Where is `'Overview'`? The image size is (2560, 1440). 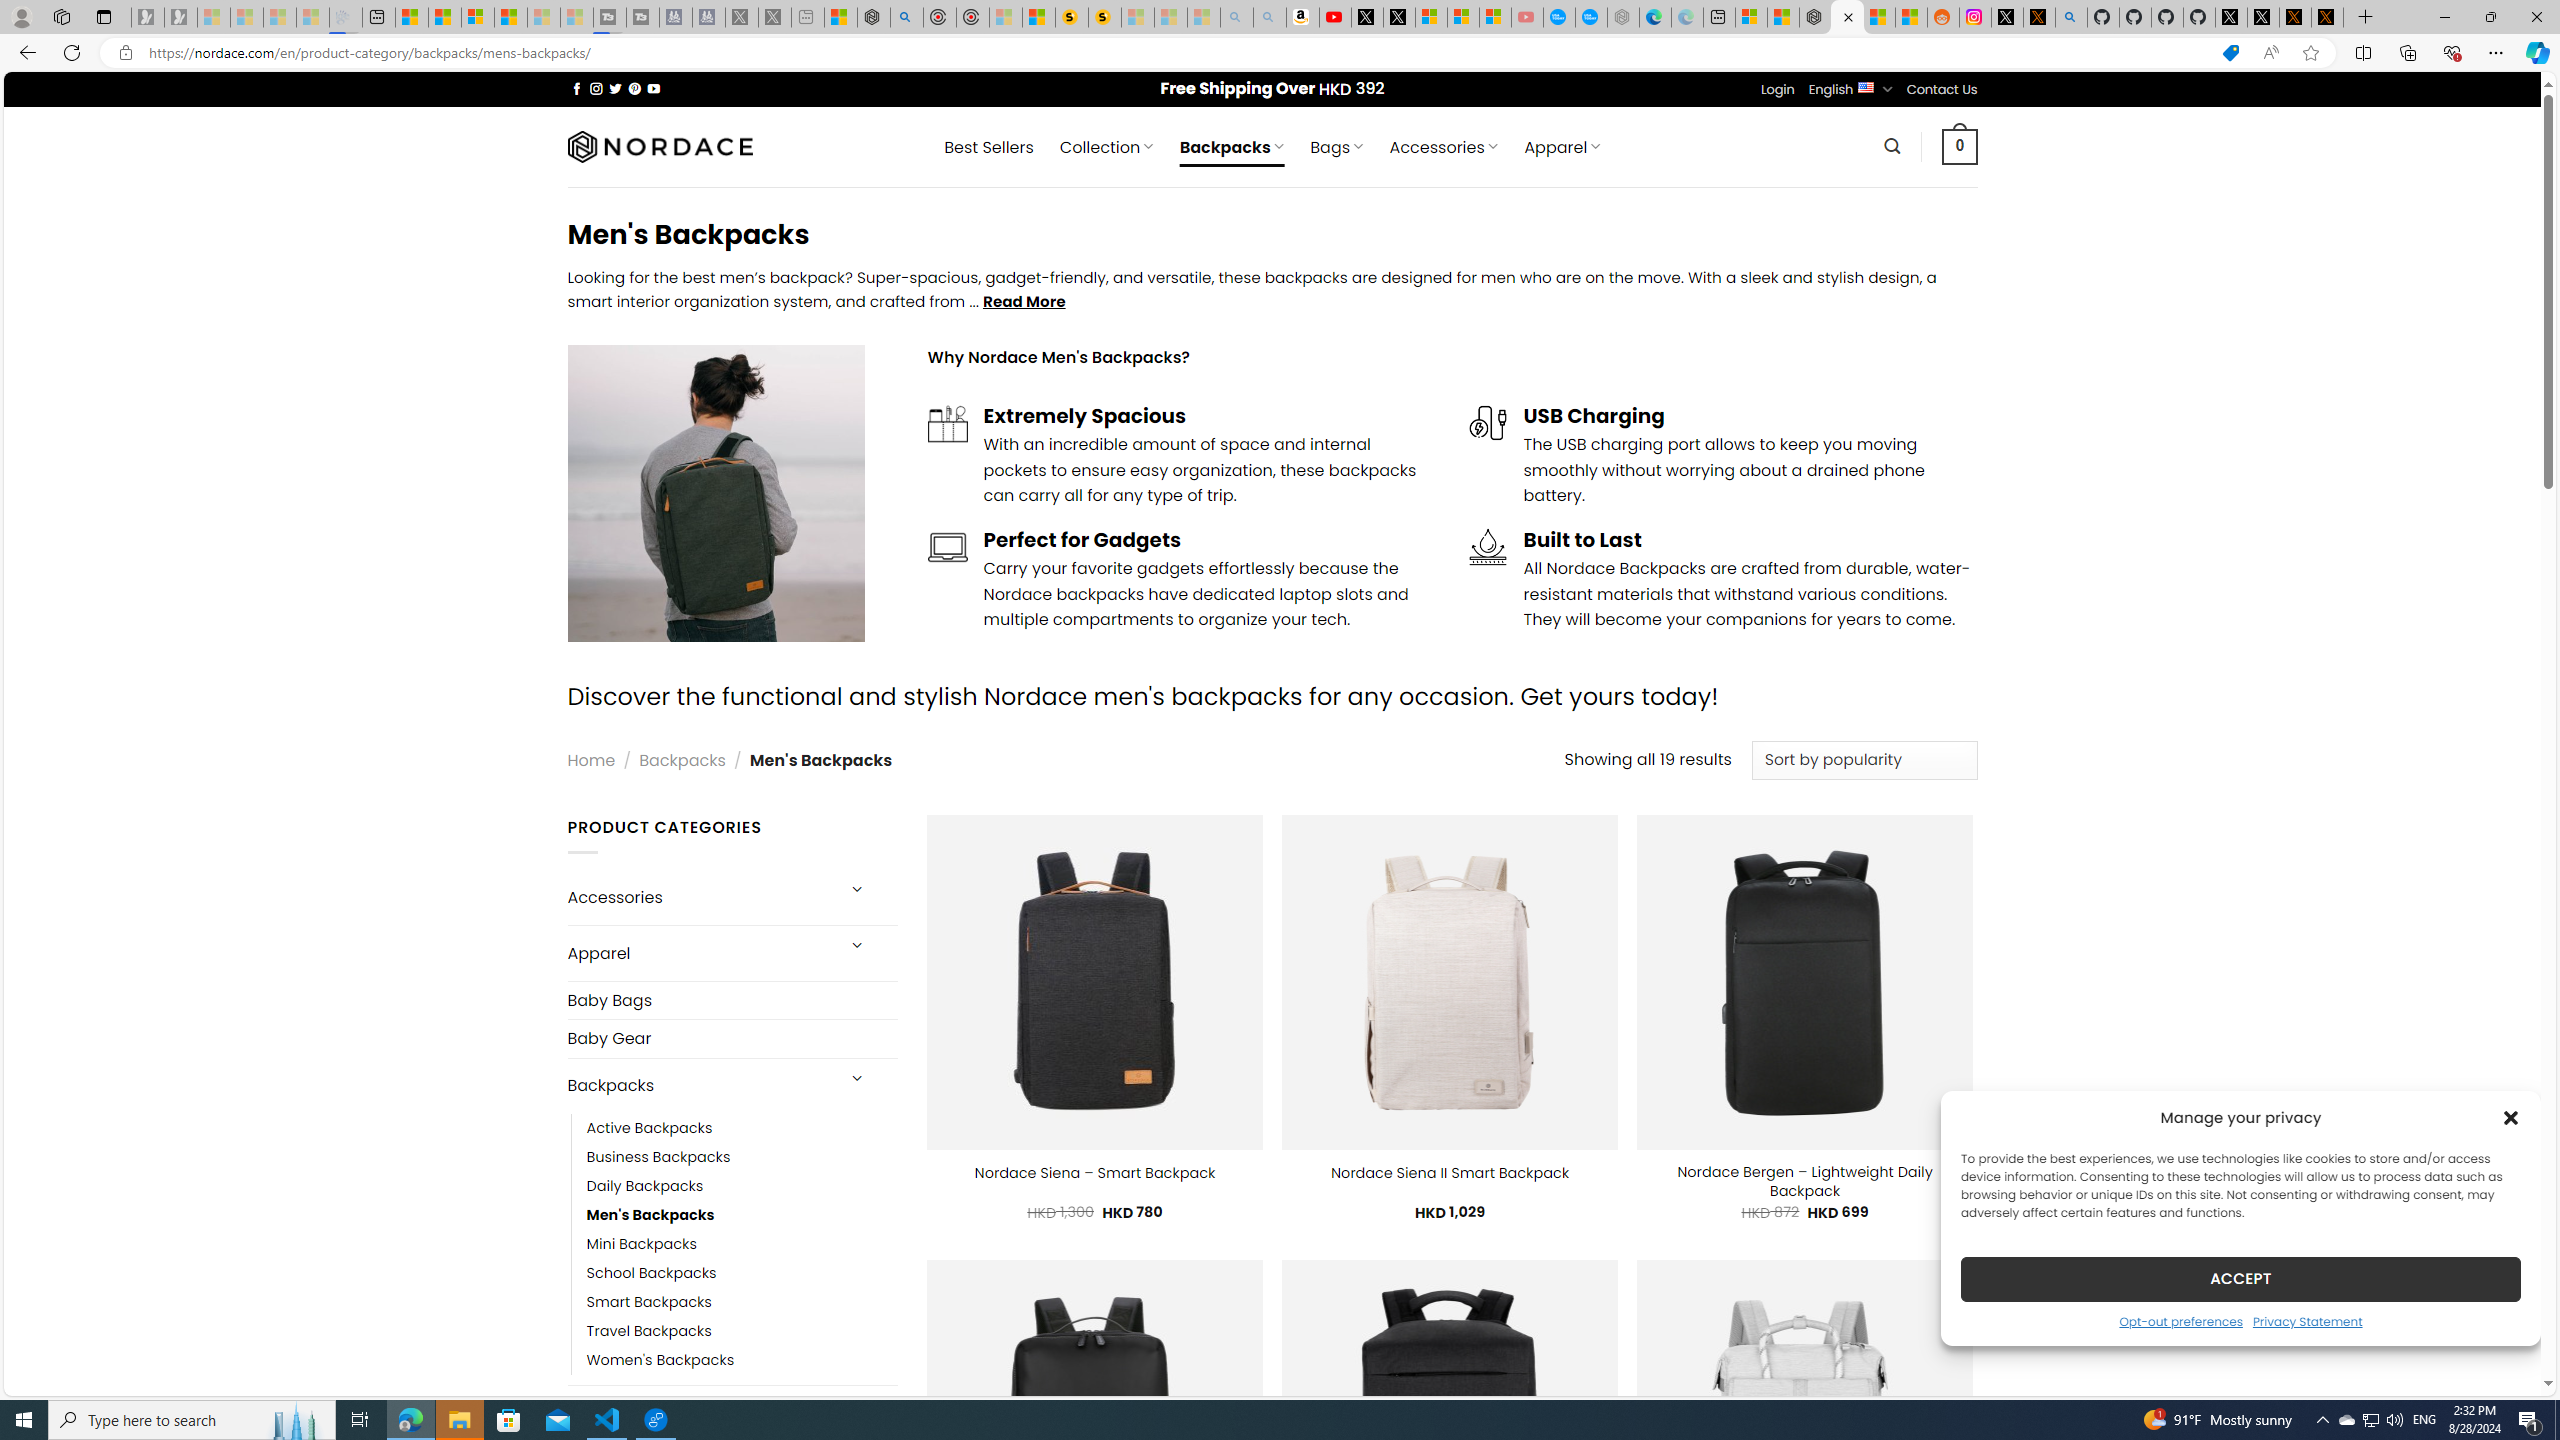 'Overview' is located at coordinates (476, 16).